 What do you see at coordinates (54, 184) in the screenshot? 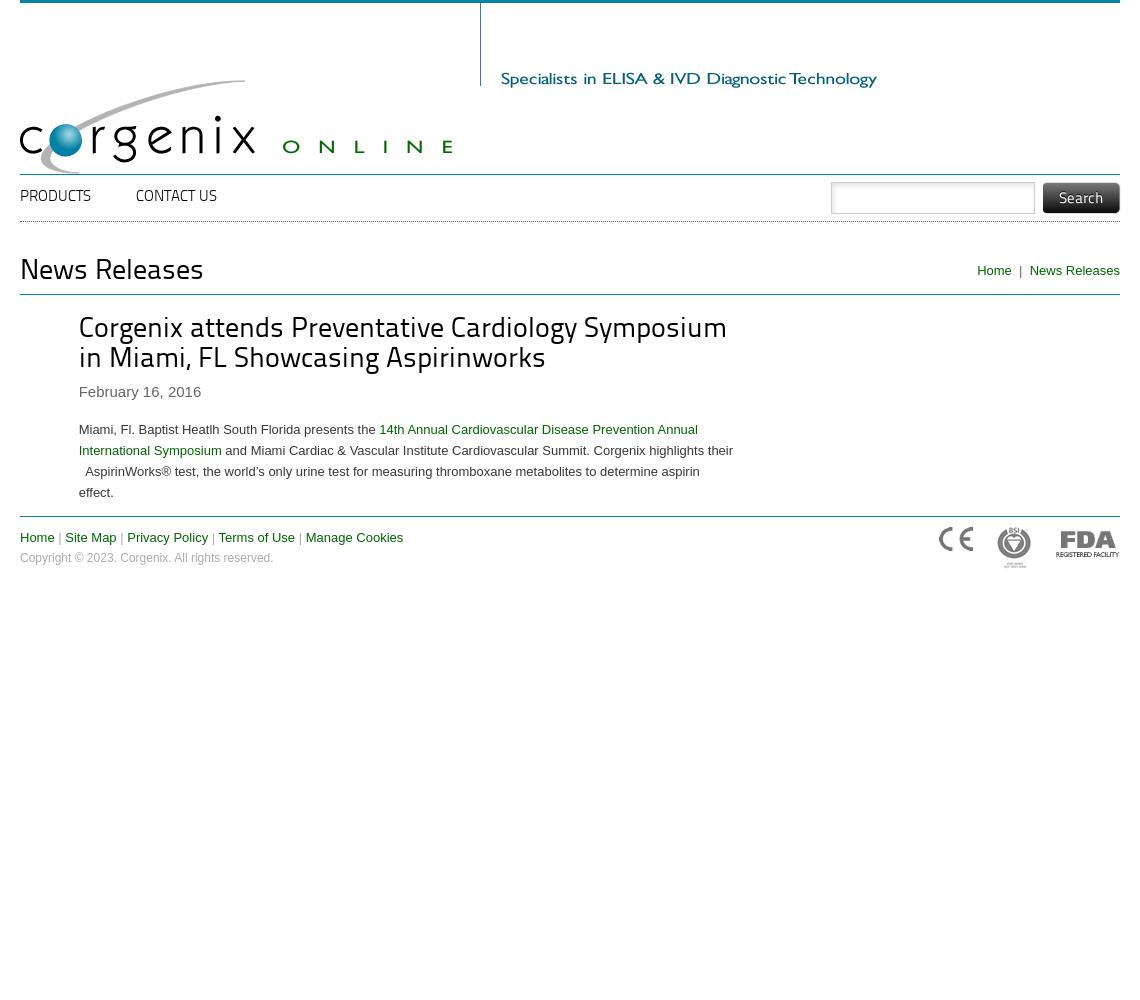
I see `'Main menu'` at bounding box center [54, 184].